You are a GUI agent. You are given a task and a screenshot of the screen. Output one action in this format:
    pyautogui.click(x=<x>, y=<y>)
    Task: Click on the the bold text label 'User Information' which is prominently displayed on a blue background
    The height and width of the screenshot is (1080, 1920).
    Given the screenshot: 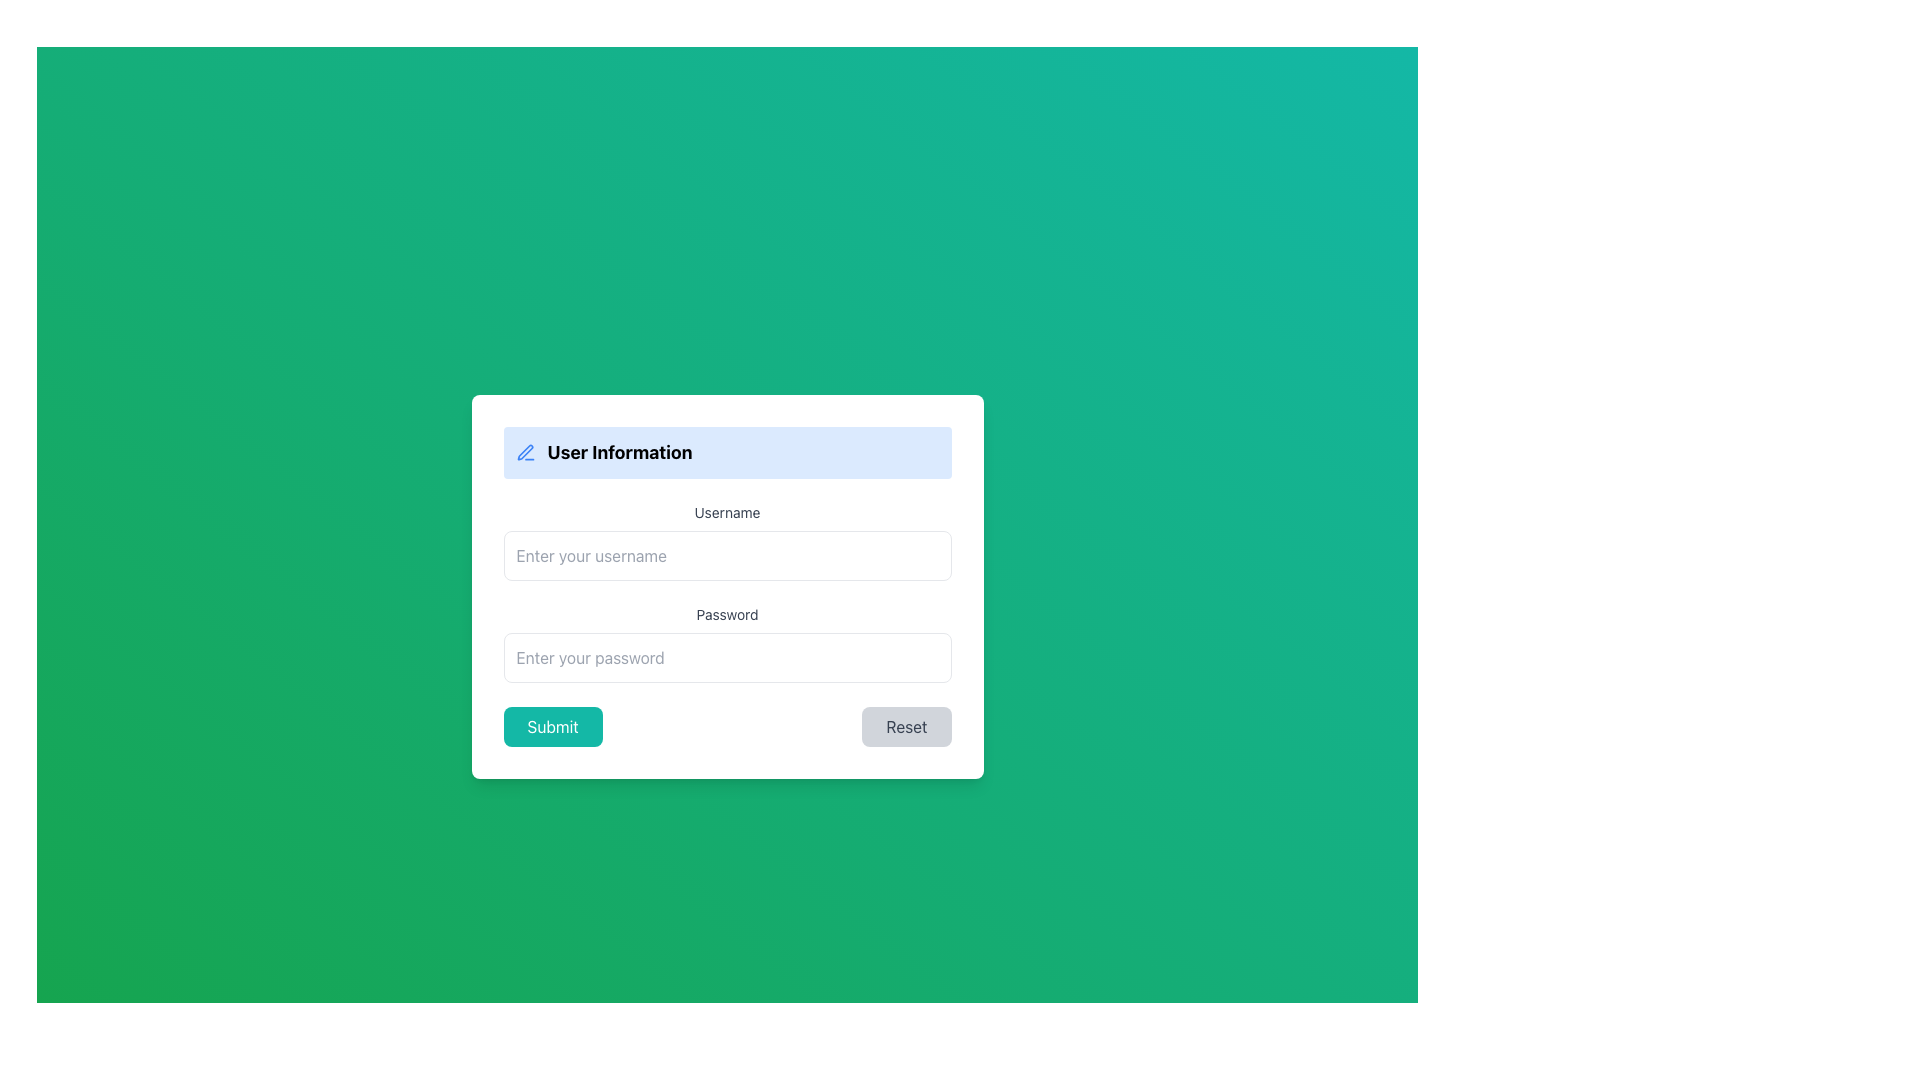 What is the action you would take?
    pyautogui.click(x=618, y=452)
    